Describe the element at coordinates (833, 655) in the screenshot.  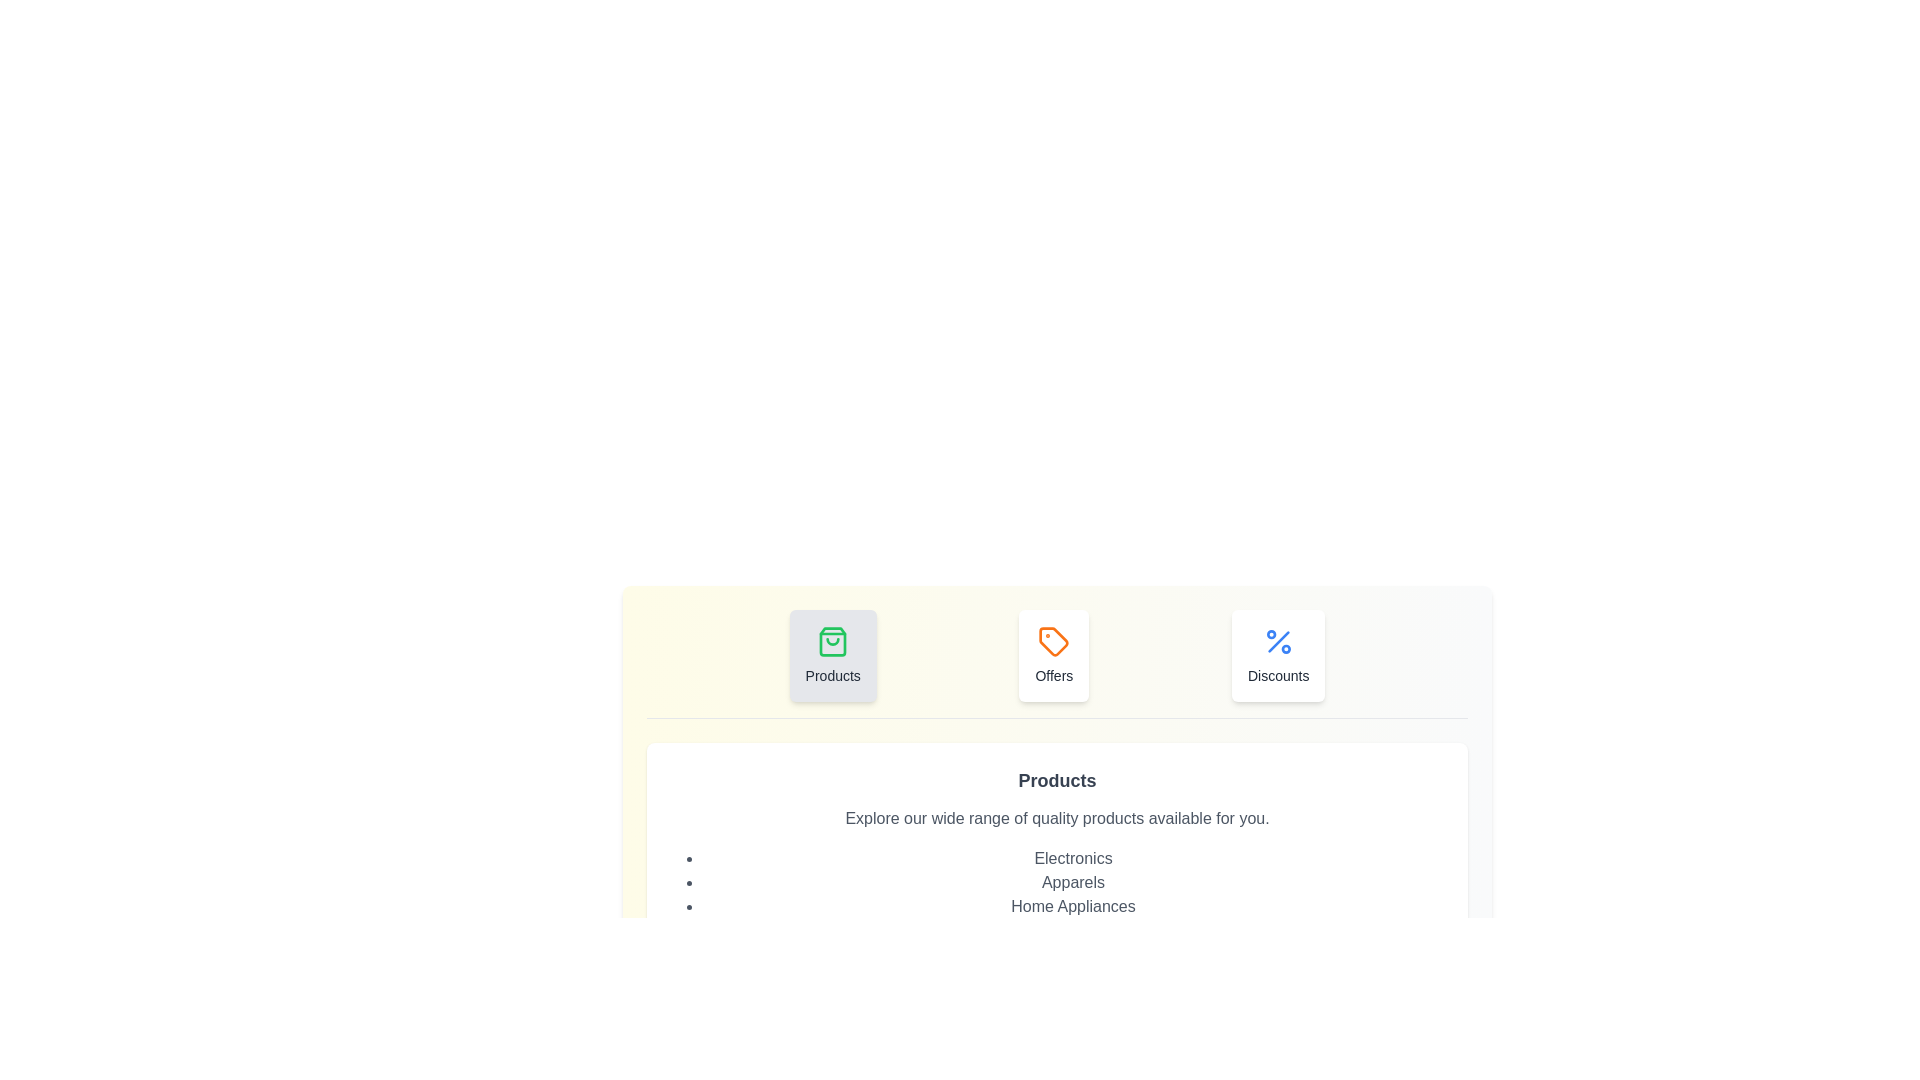
I see `the tab labeled Products to switch to the respective category` at that location.